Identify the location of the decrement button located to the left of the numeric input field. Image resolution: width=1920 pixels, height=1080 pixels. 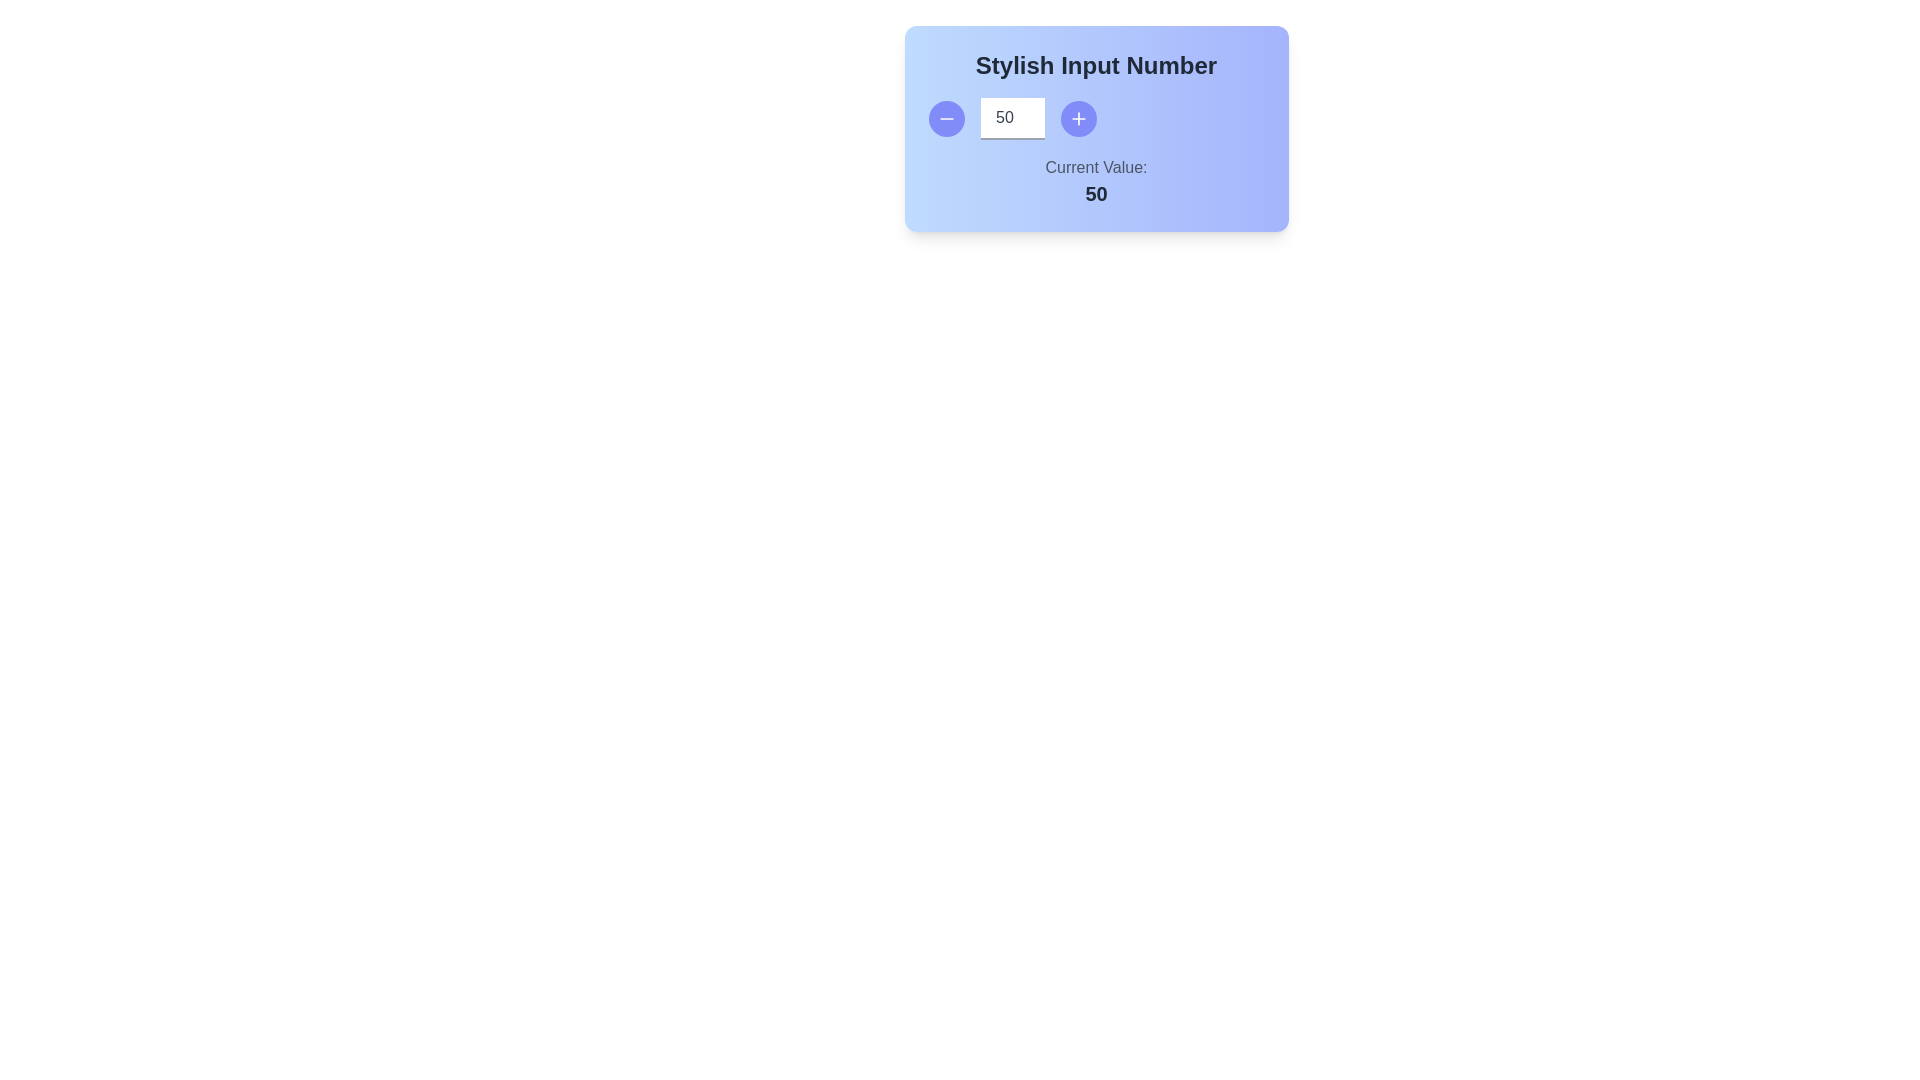
(945, 119).